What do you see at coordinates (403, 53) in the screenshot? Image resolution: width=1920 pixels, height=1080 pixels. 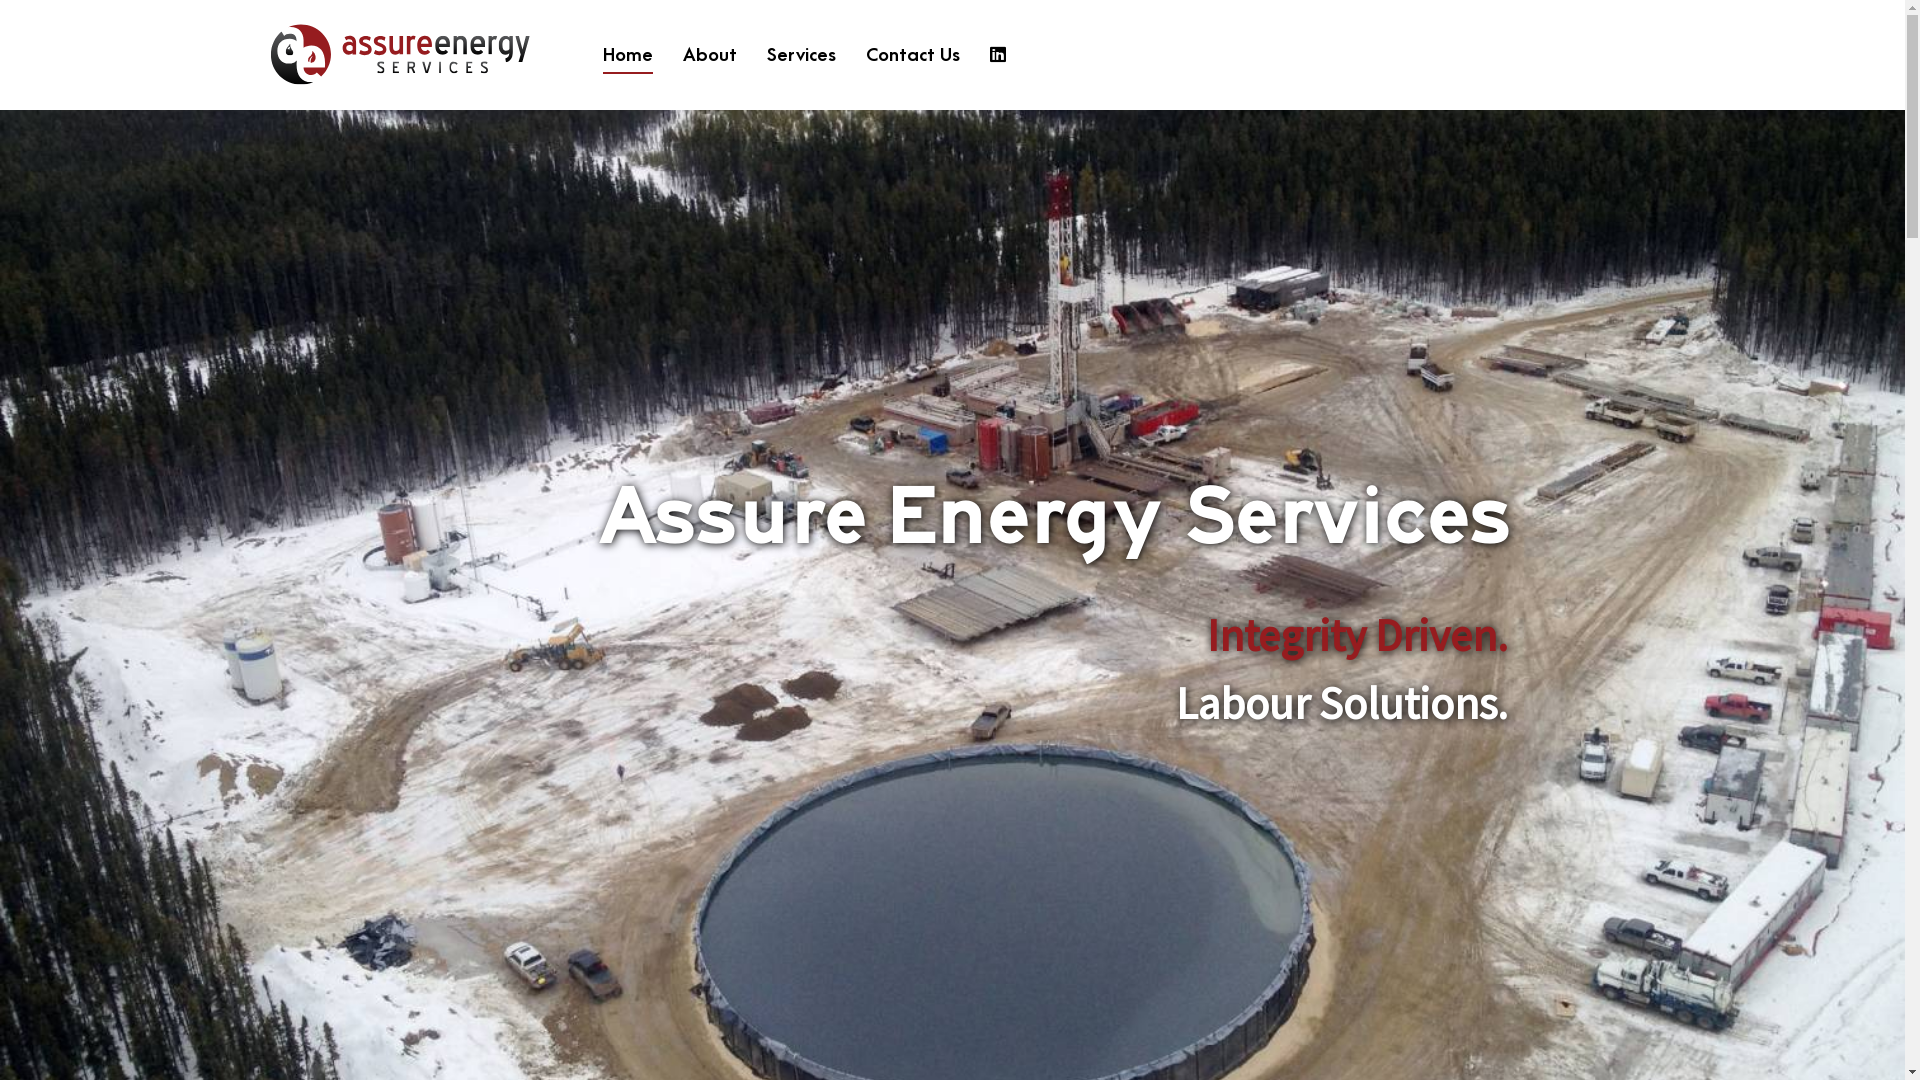 I see `'Assure Energy Services'` at bounding box center [403, 53].